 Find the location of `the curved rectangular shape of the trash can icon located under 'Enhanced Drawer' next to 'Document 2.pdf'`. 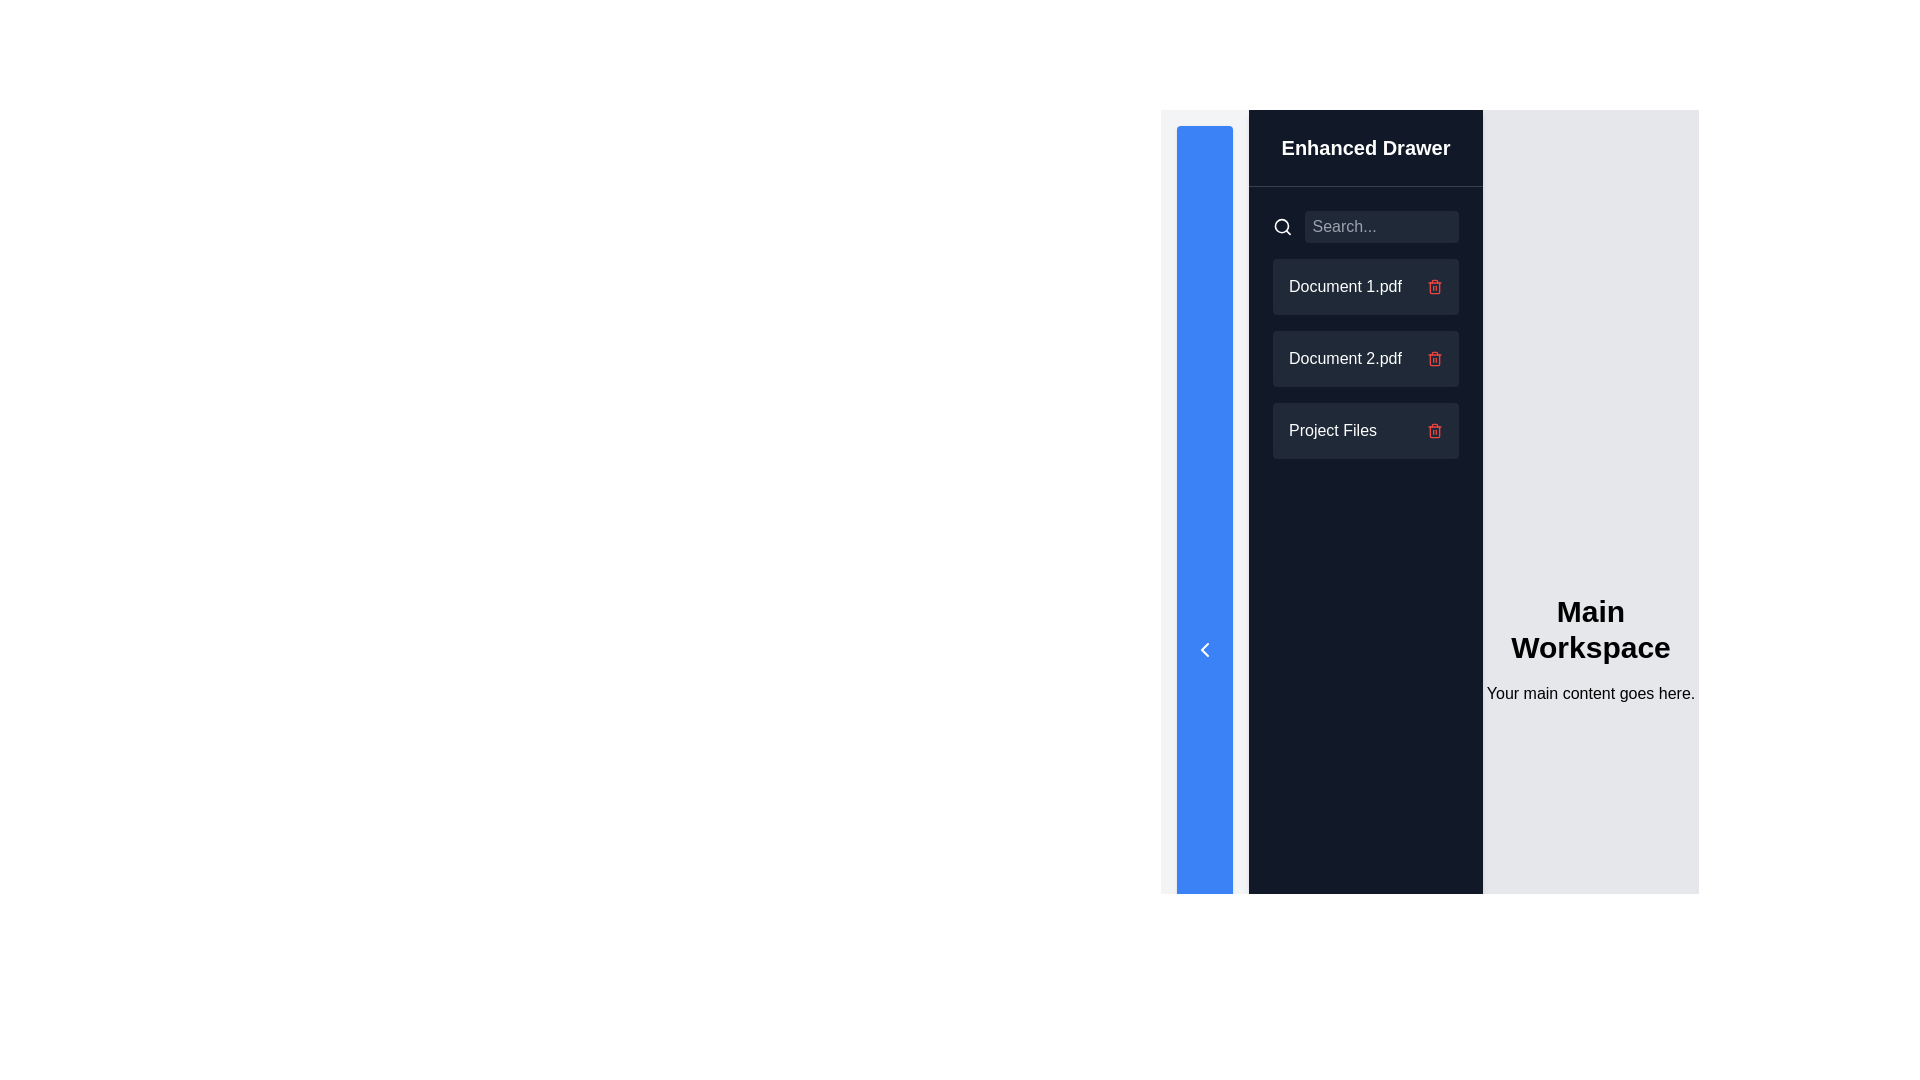

the curved rectangular shape of the trash can icon located under 'Enhanced Drawer' next to 'Document 2.pdf' is located at coordinates (1434, 431).